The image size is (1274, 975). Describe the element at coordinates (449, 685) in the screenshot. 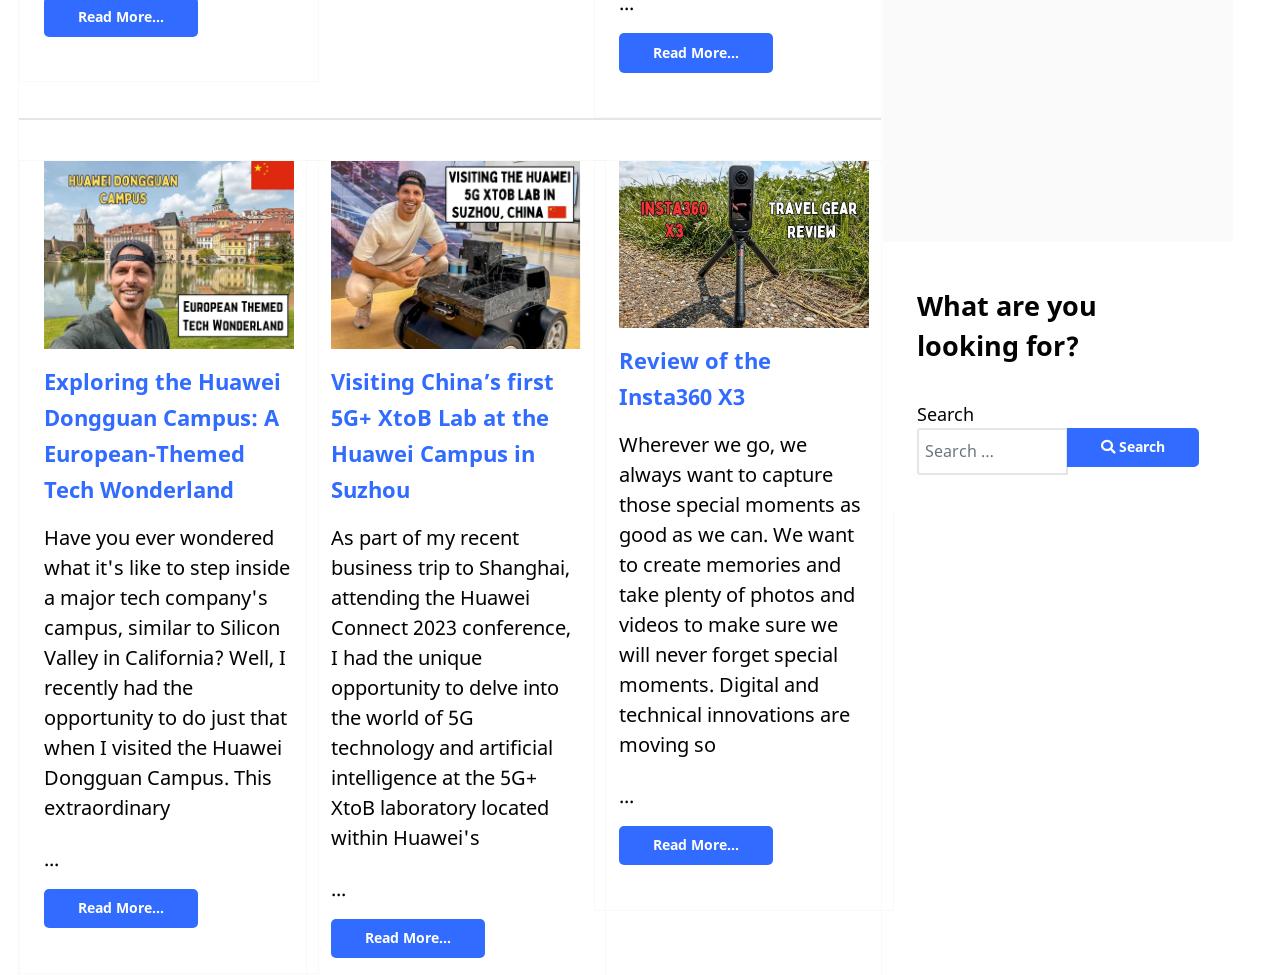

I see `'As part of my recent business trip to Shanghai, attending the Huawei Connect 2023 conference, I had the unique opportunity to delve into the world of 5G technology and artificial intelligence at the 5G+ XtoB laboratory located within Huawei's'` at that location.